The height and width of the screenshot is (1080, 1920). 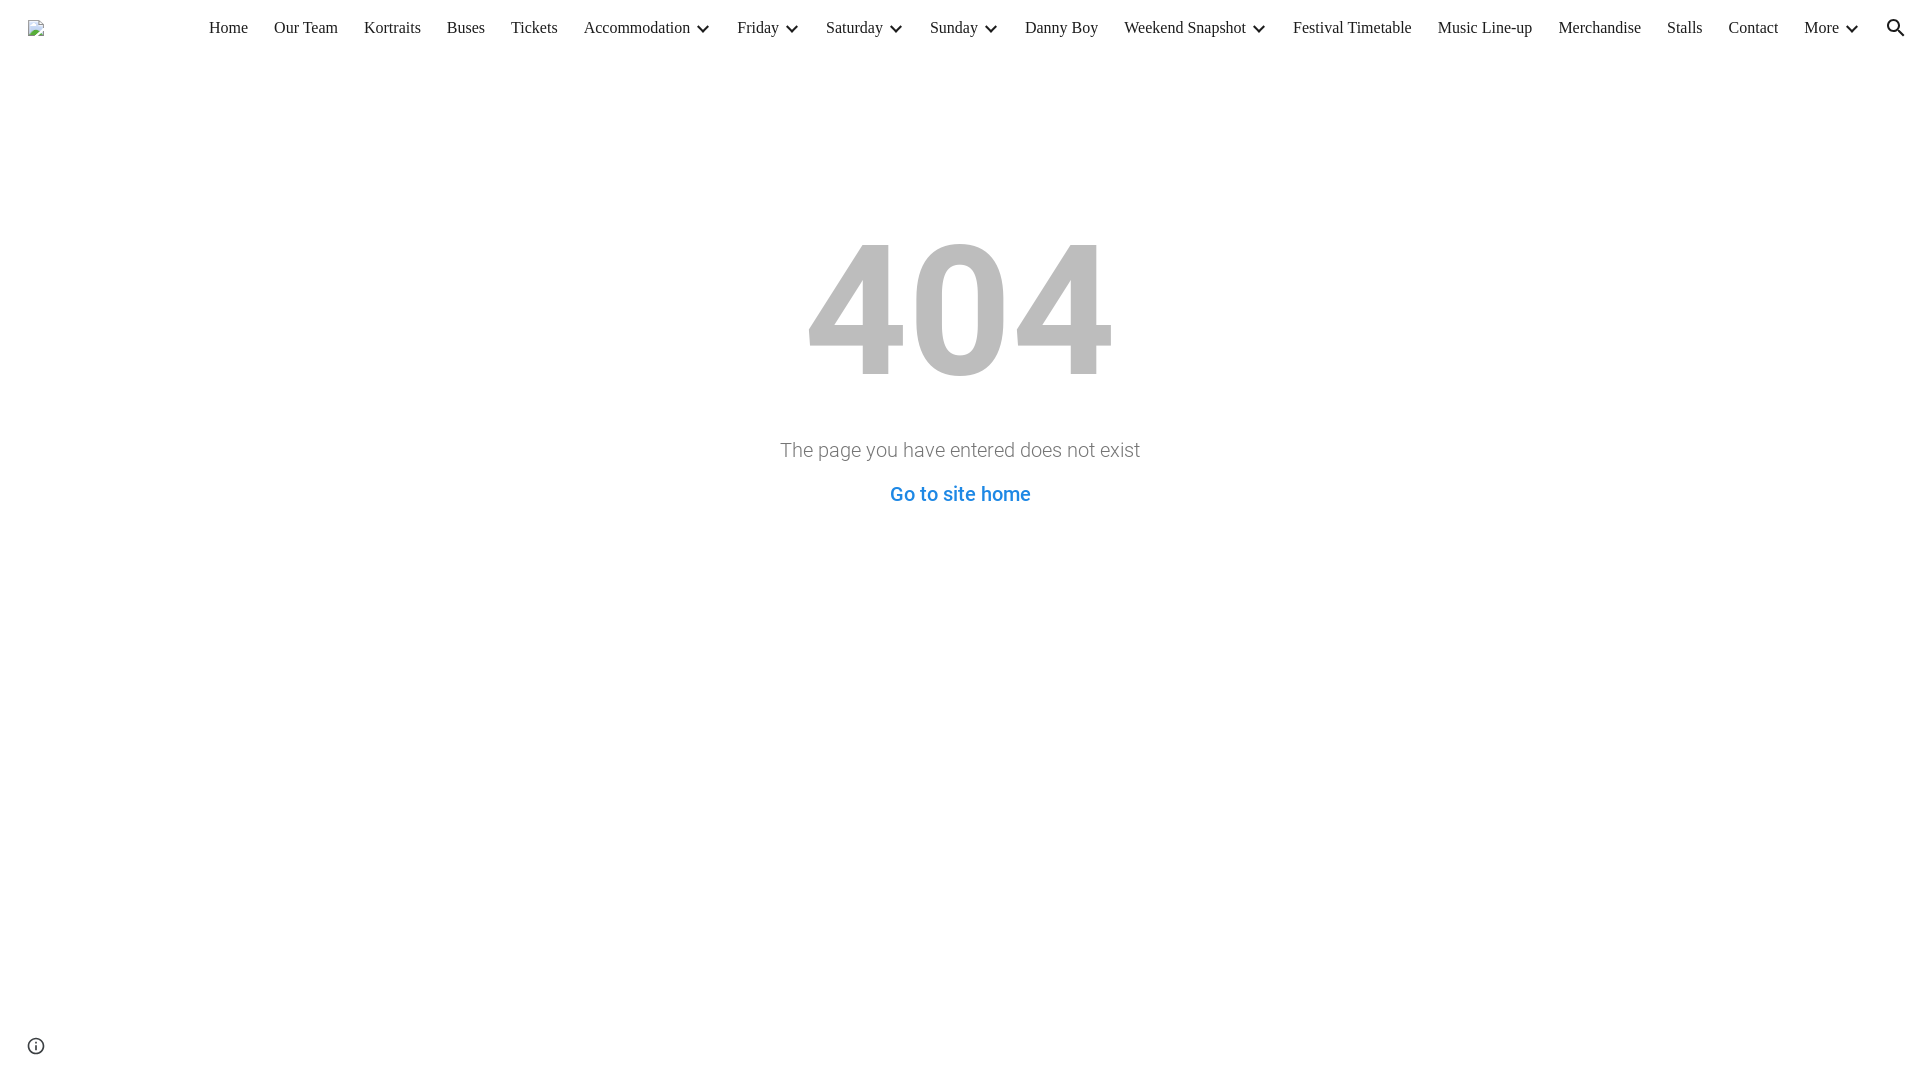 What do you see at coordinates (464, 27) in the screenshot?
I see `'Buses'` at bounding box center [464, 27].